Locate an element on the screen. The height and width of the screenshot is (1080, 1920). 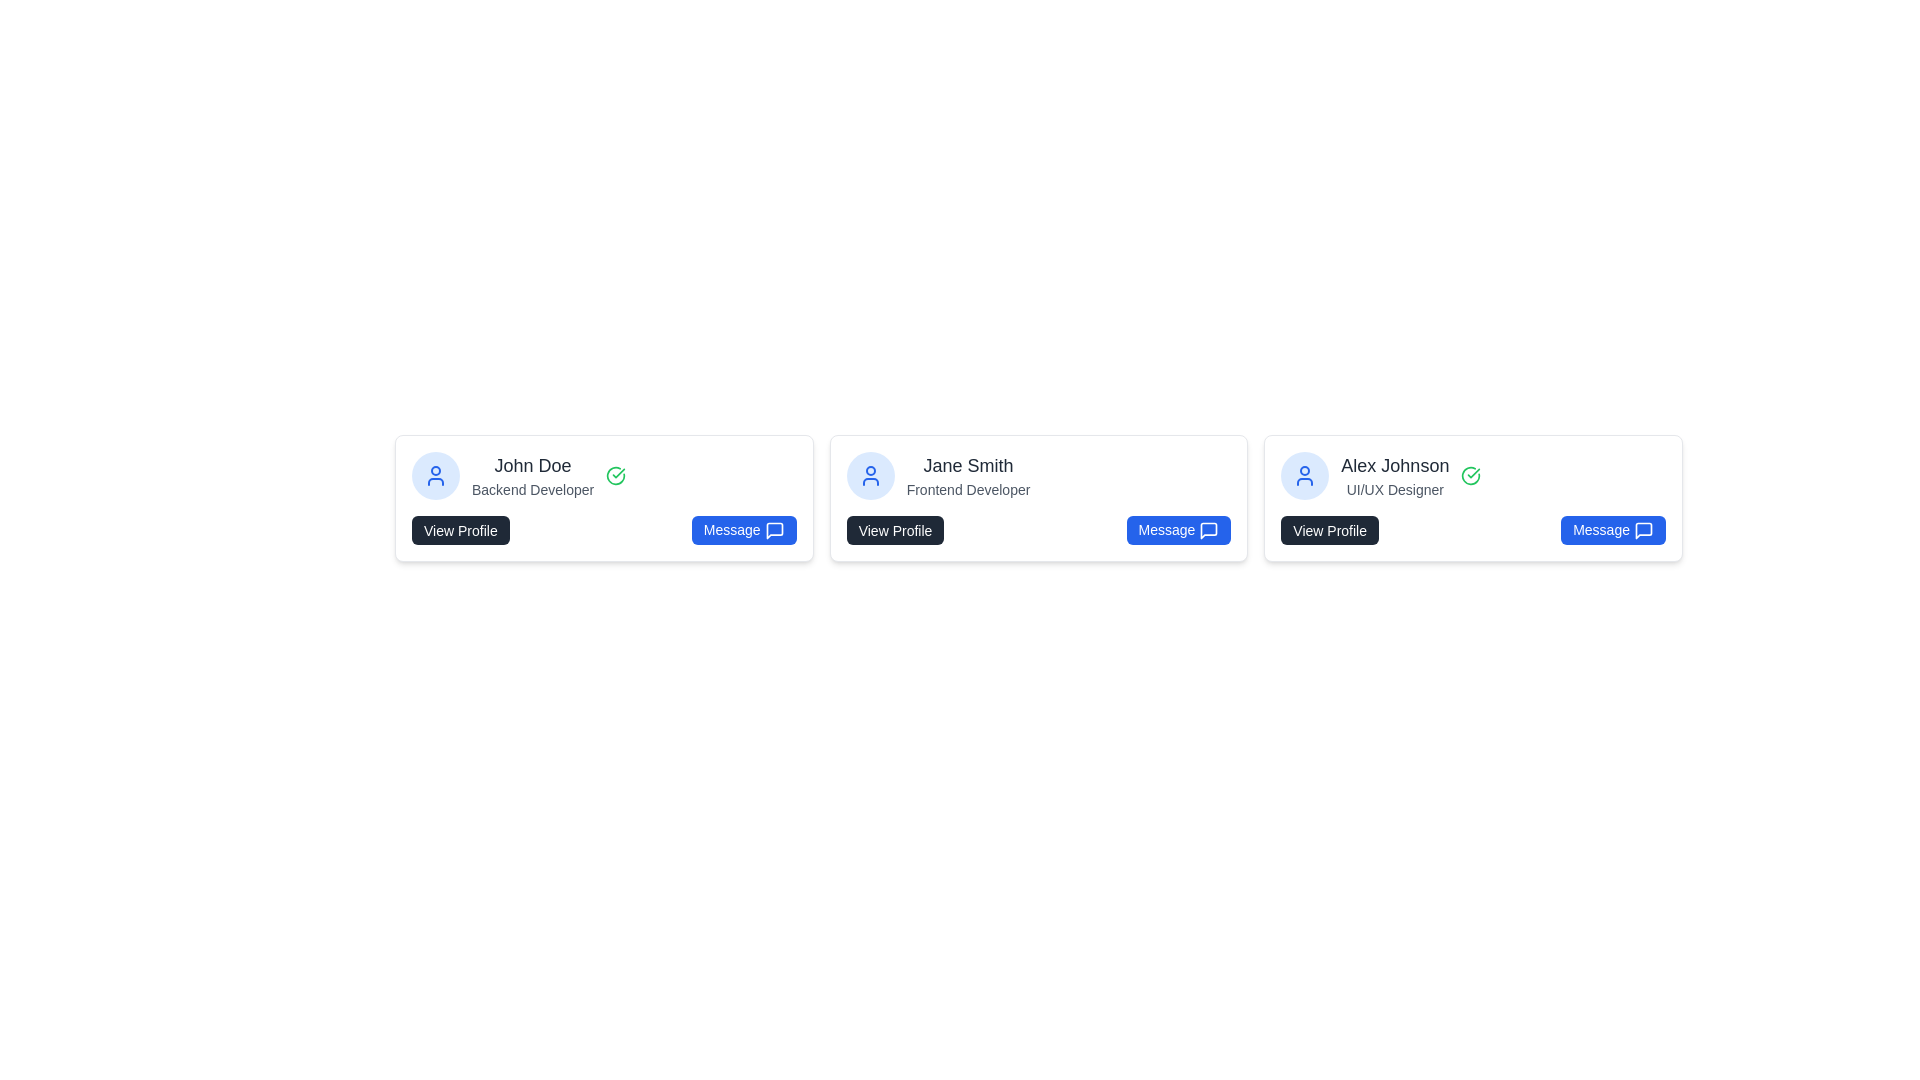
the text label 'John Doe', which is styled in gray against a white background and is located at the top-left section of a profile card is located at coordinates (533, 466).